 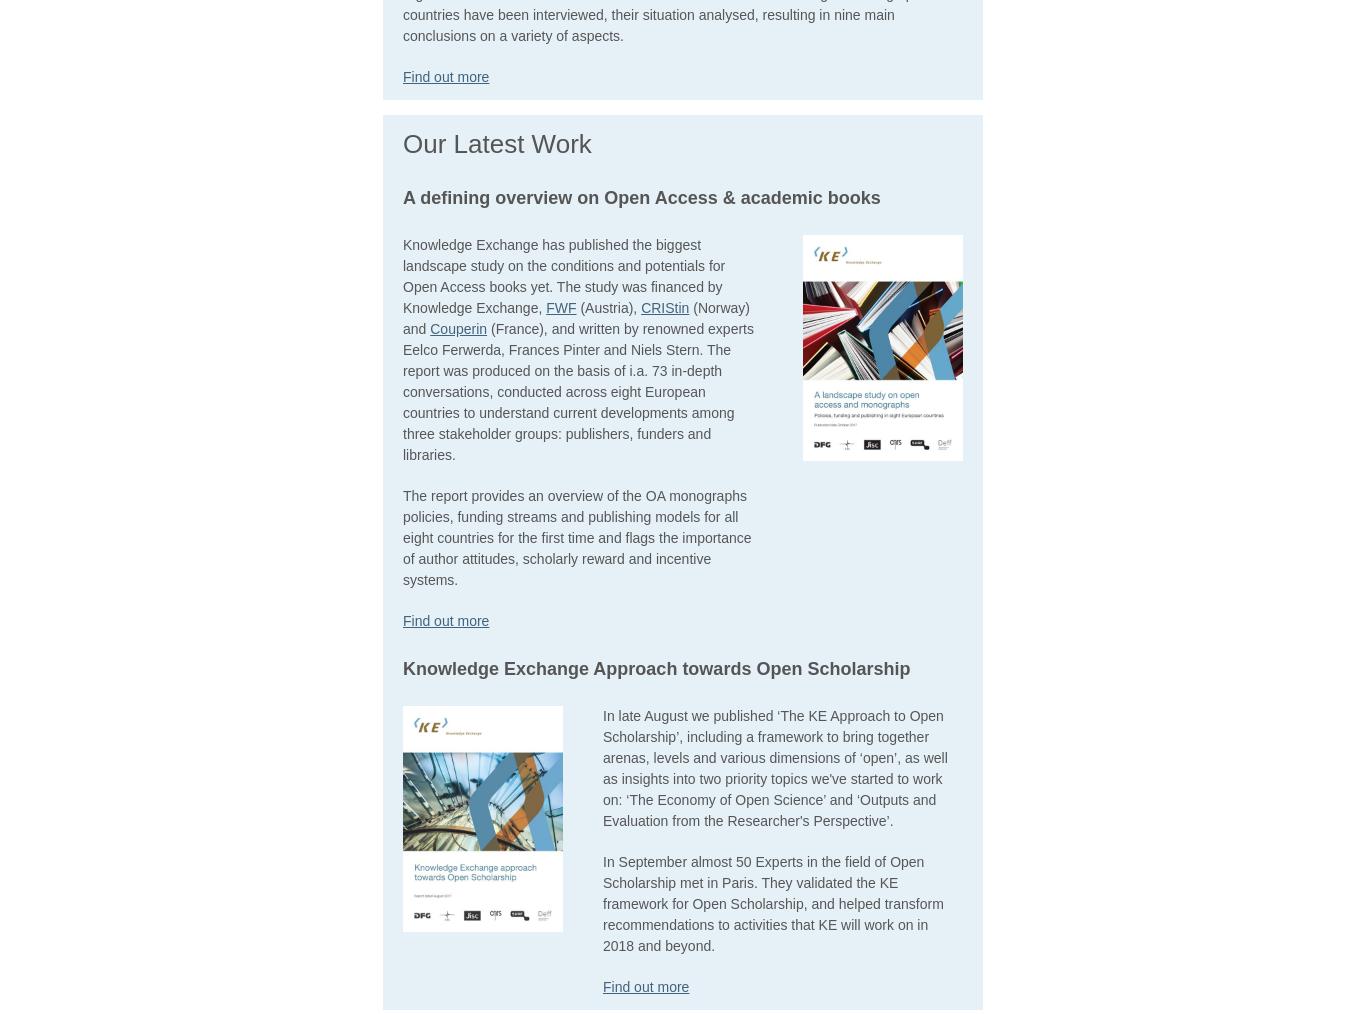 What do you see at coordinates (458, 329) in the screenshot?
I see `'Couperin'` at bounding box center [458, 329].